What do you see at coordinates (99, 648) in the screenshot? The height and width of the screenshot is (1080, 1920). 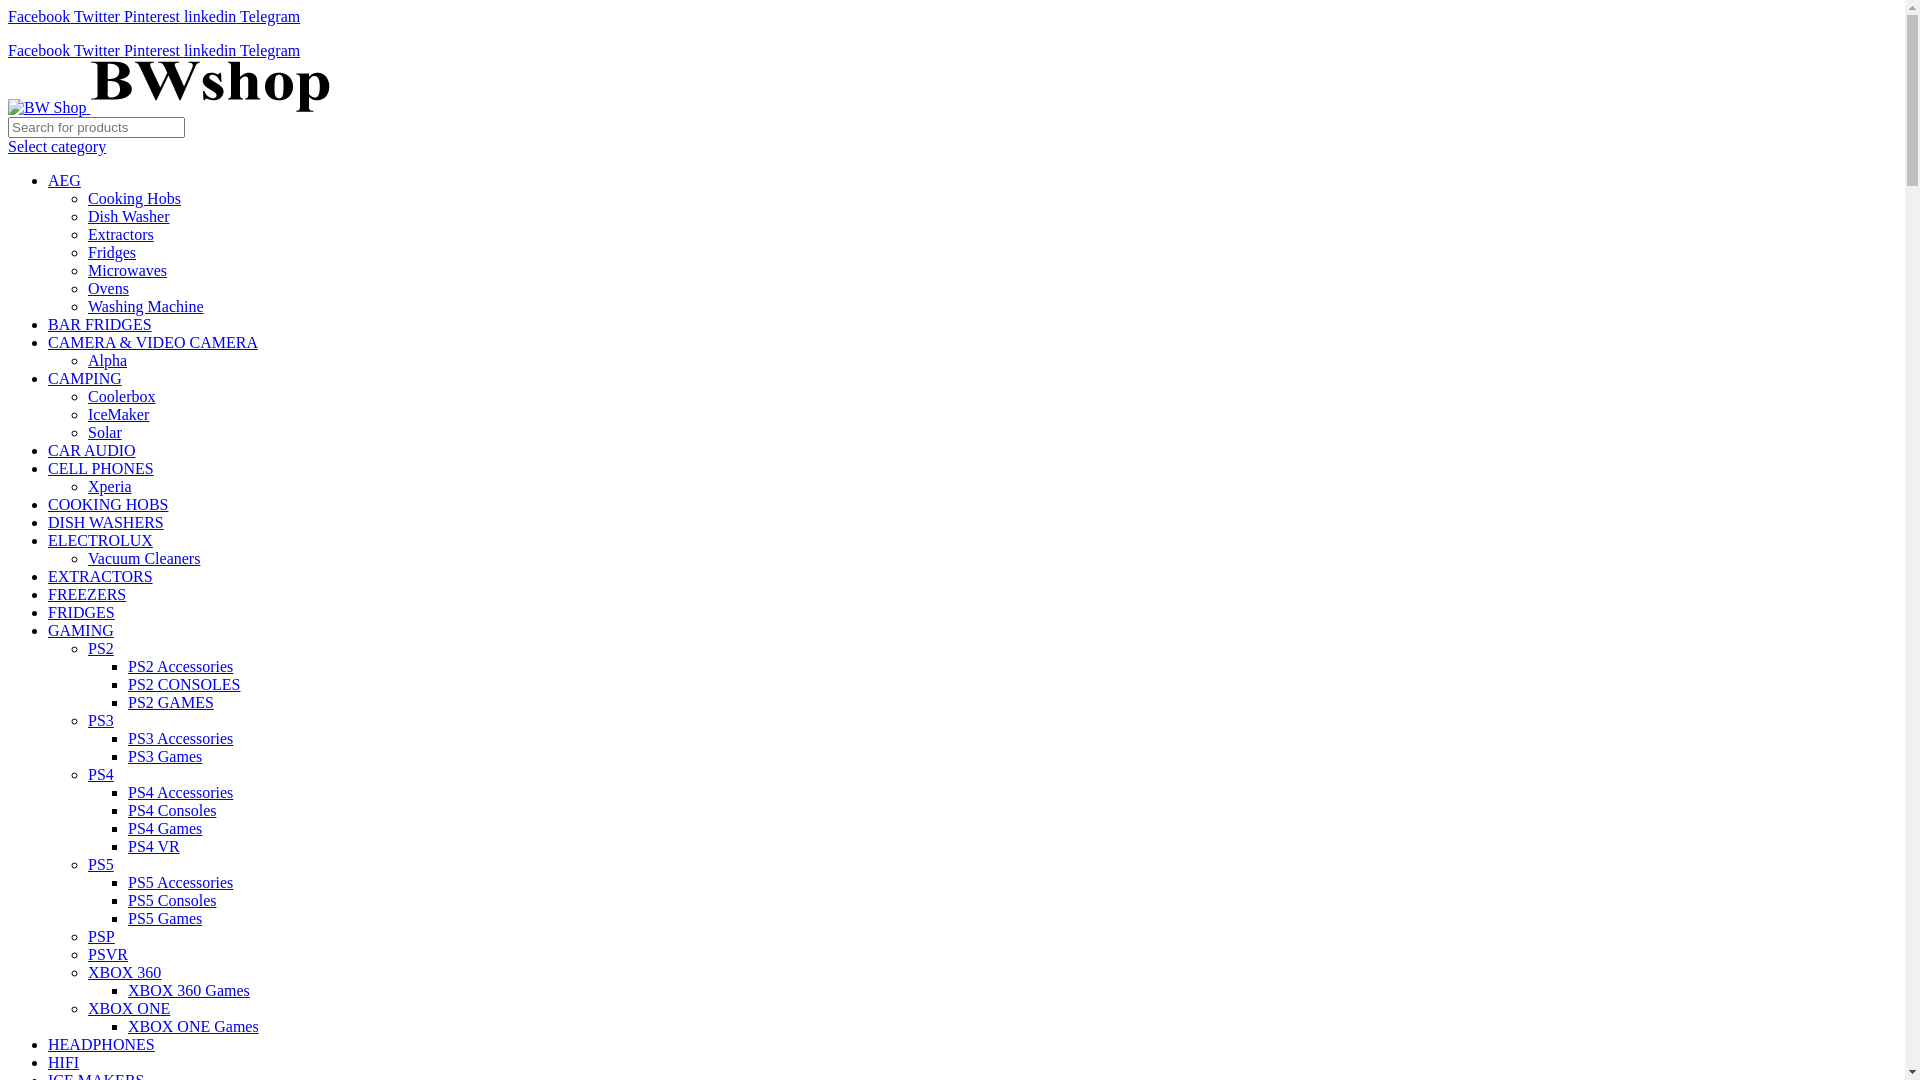 I see `'PS2'` at bounding box center [99, 648].